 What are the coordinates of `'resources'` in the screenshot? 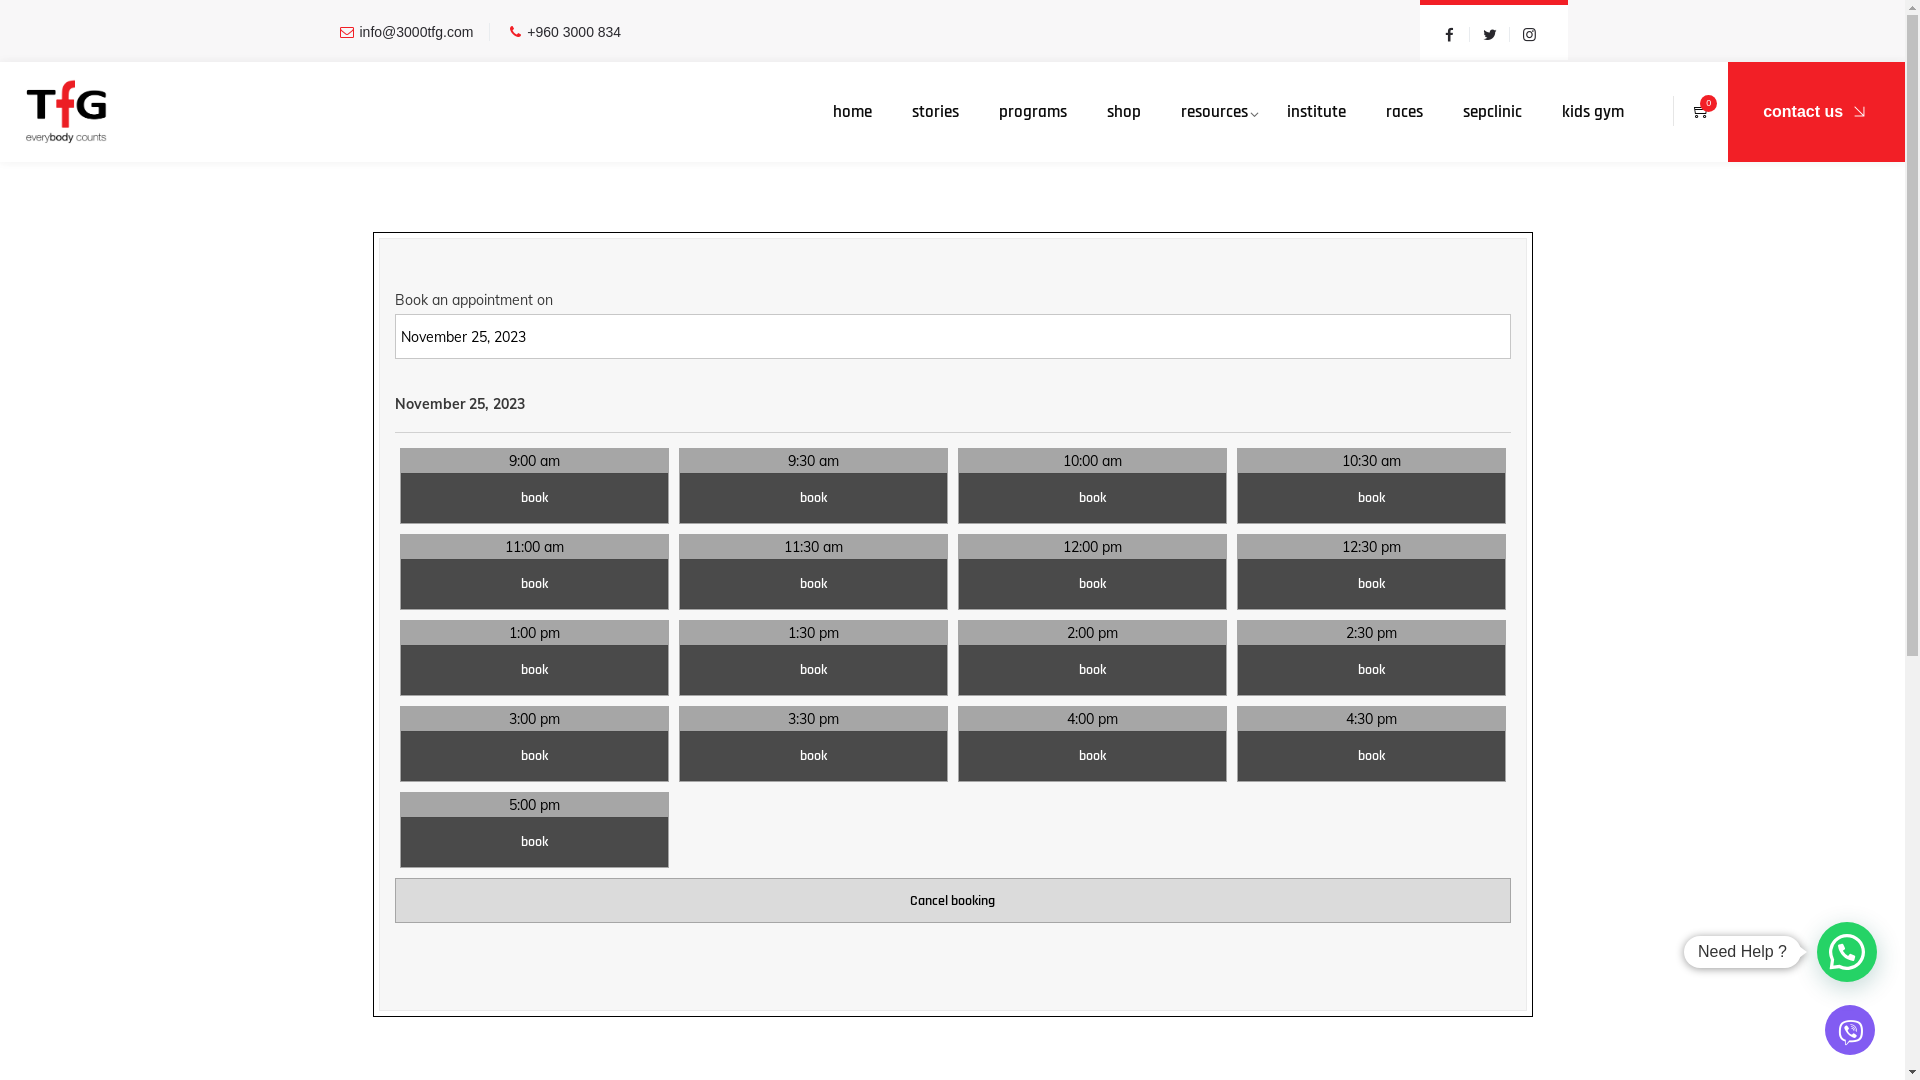 It's located at (1213, 111).